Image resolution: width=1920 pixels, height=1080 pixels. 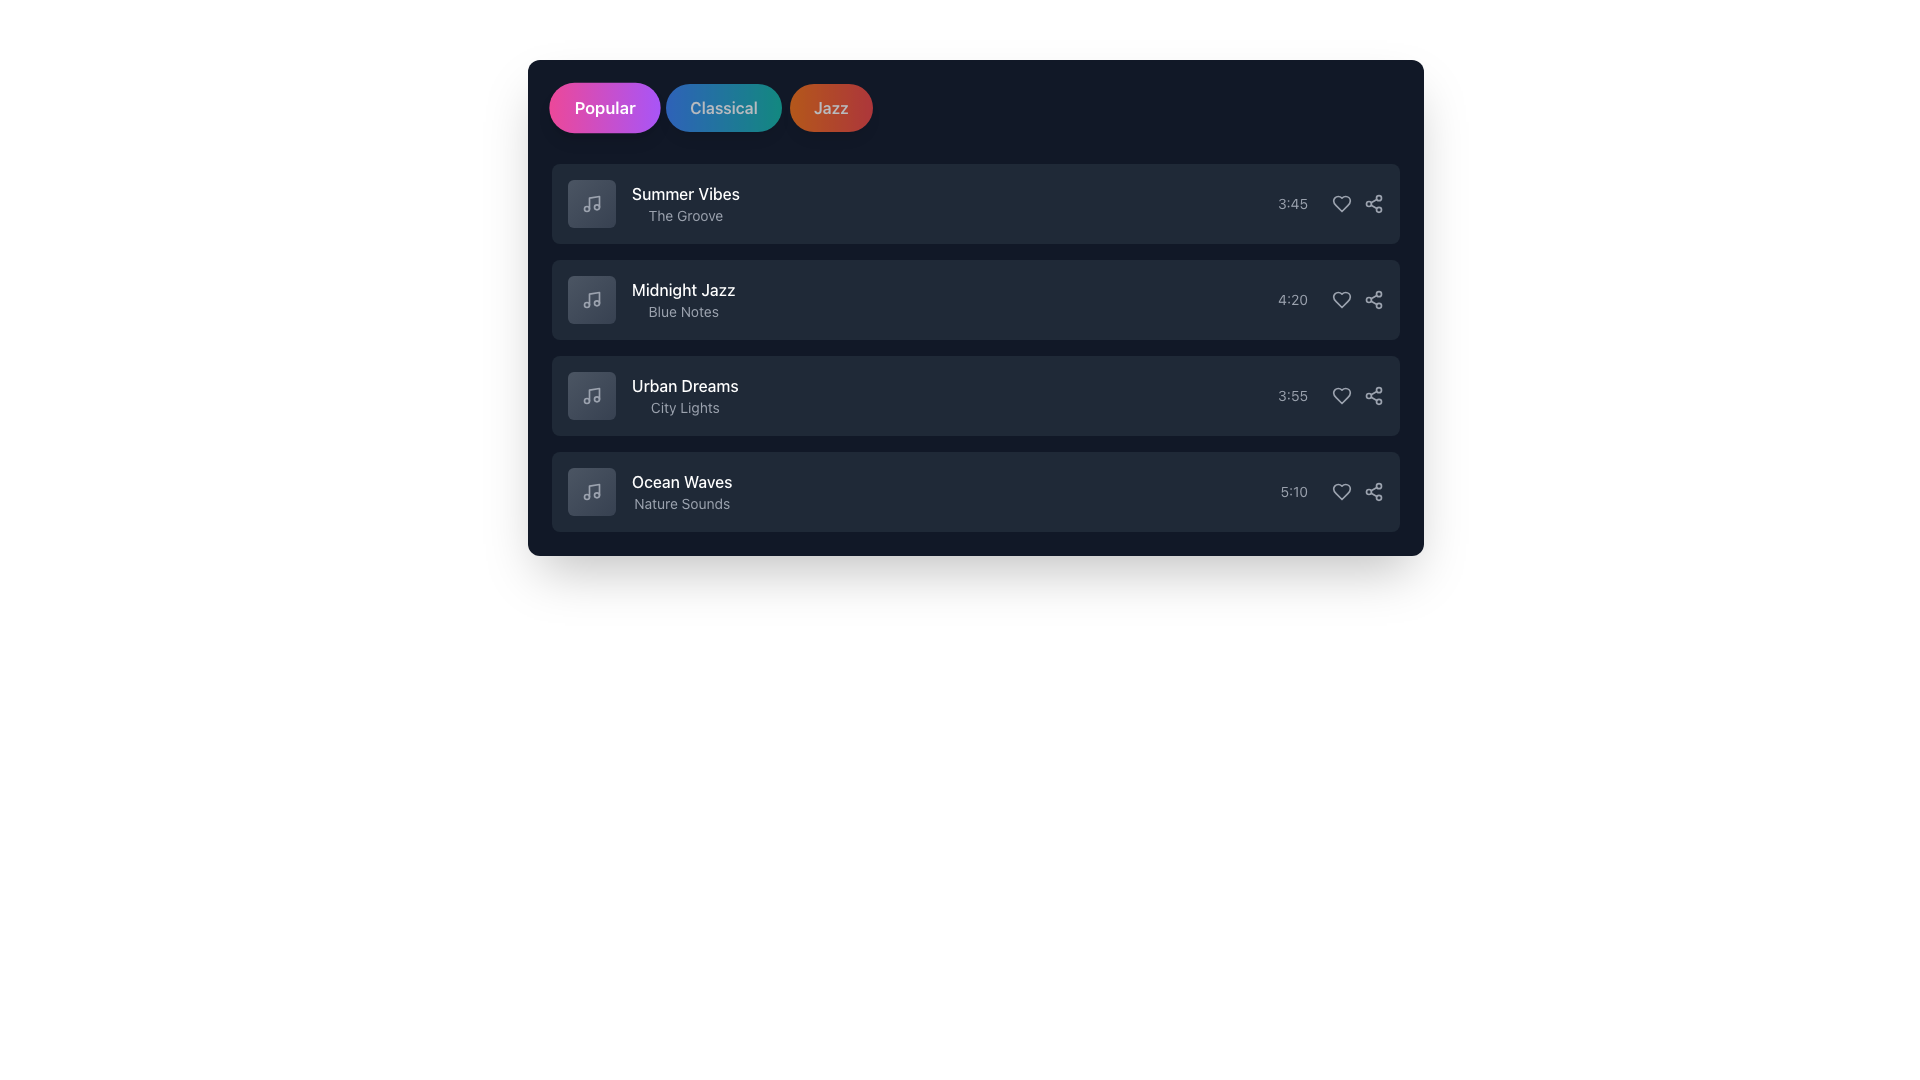 What do you see at coordinates (1332, 492) in the screenshot?
I see `the icon button located in the bottom-most row of the list component, positioned to the right of the '5:10' text and left of the sharing icon` at bounding box center [1332, 492].